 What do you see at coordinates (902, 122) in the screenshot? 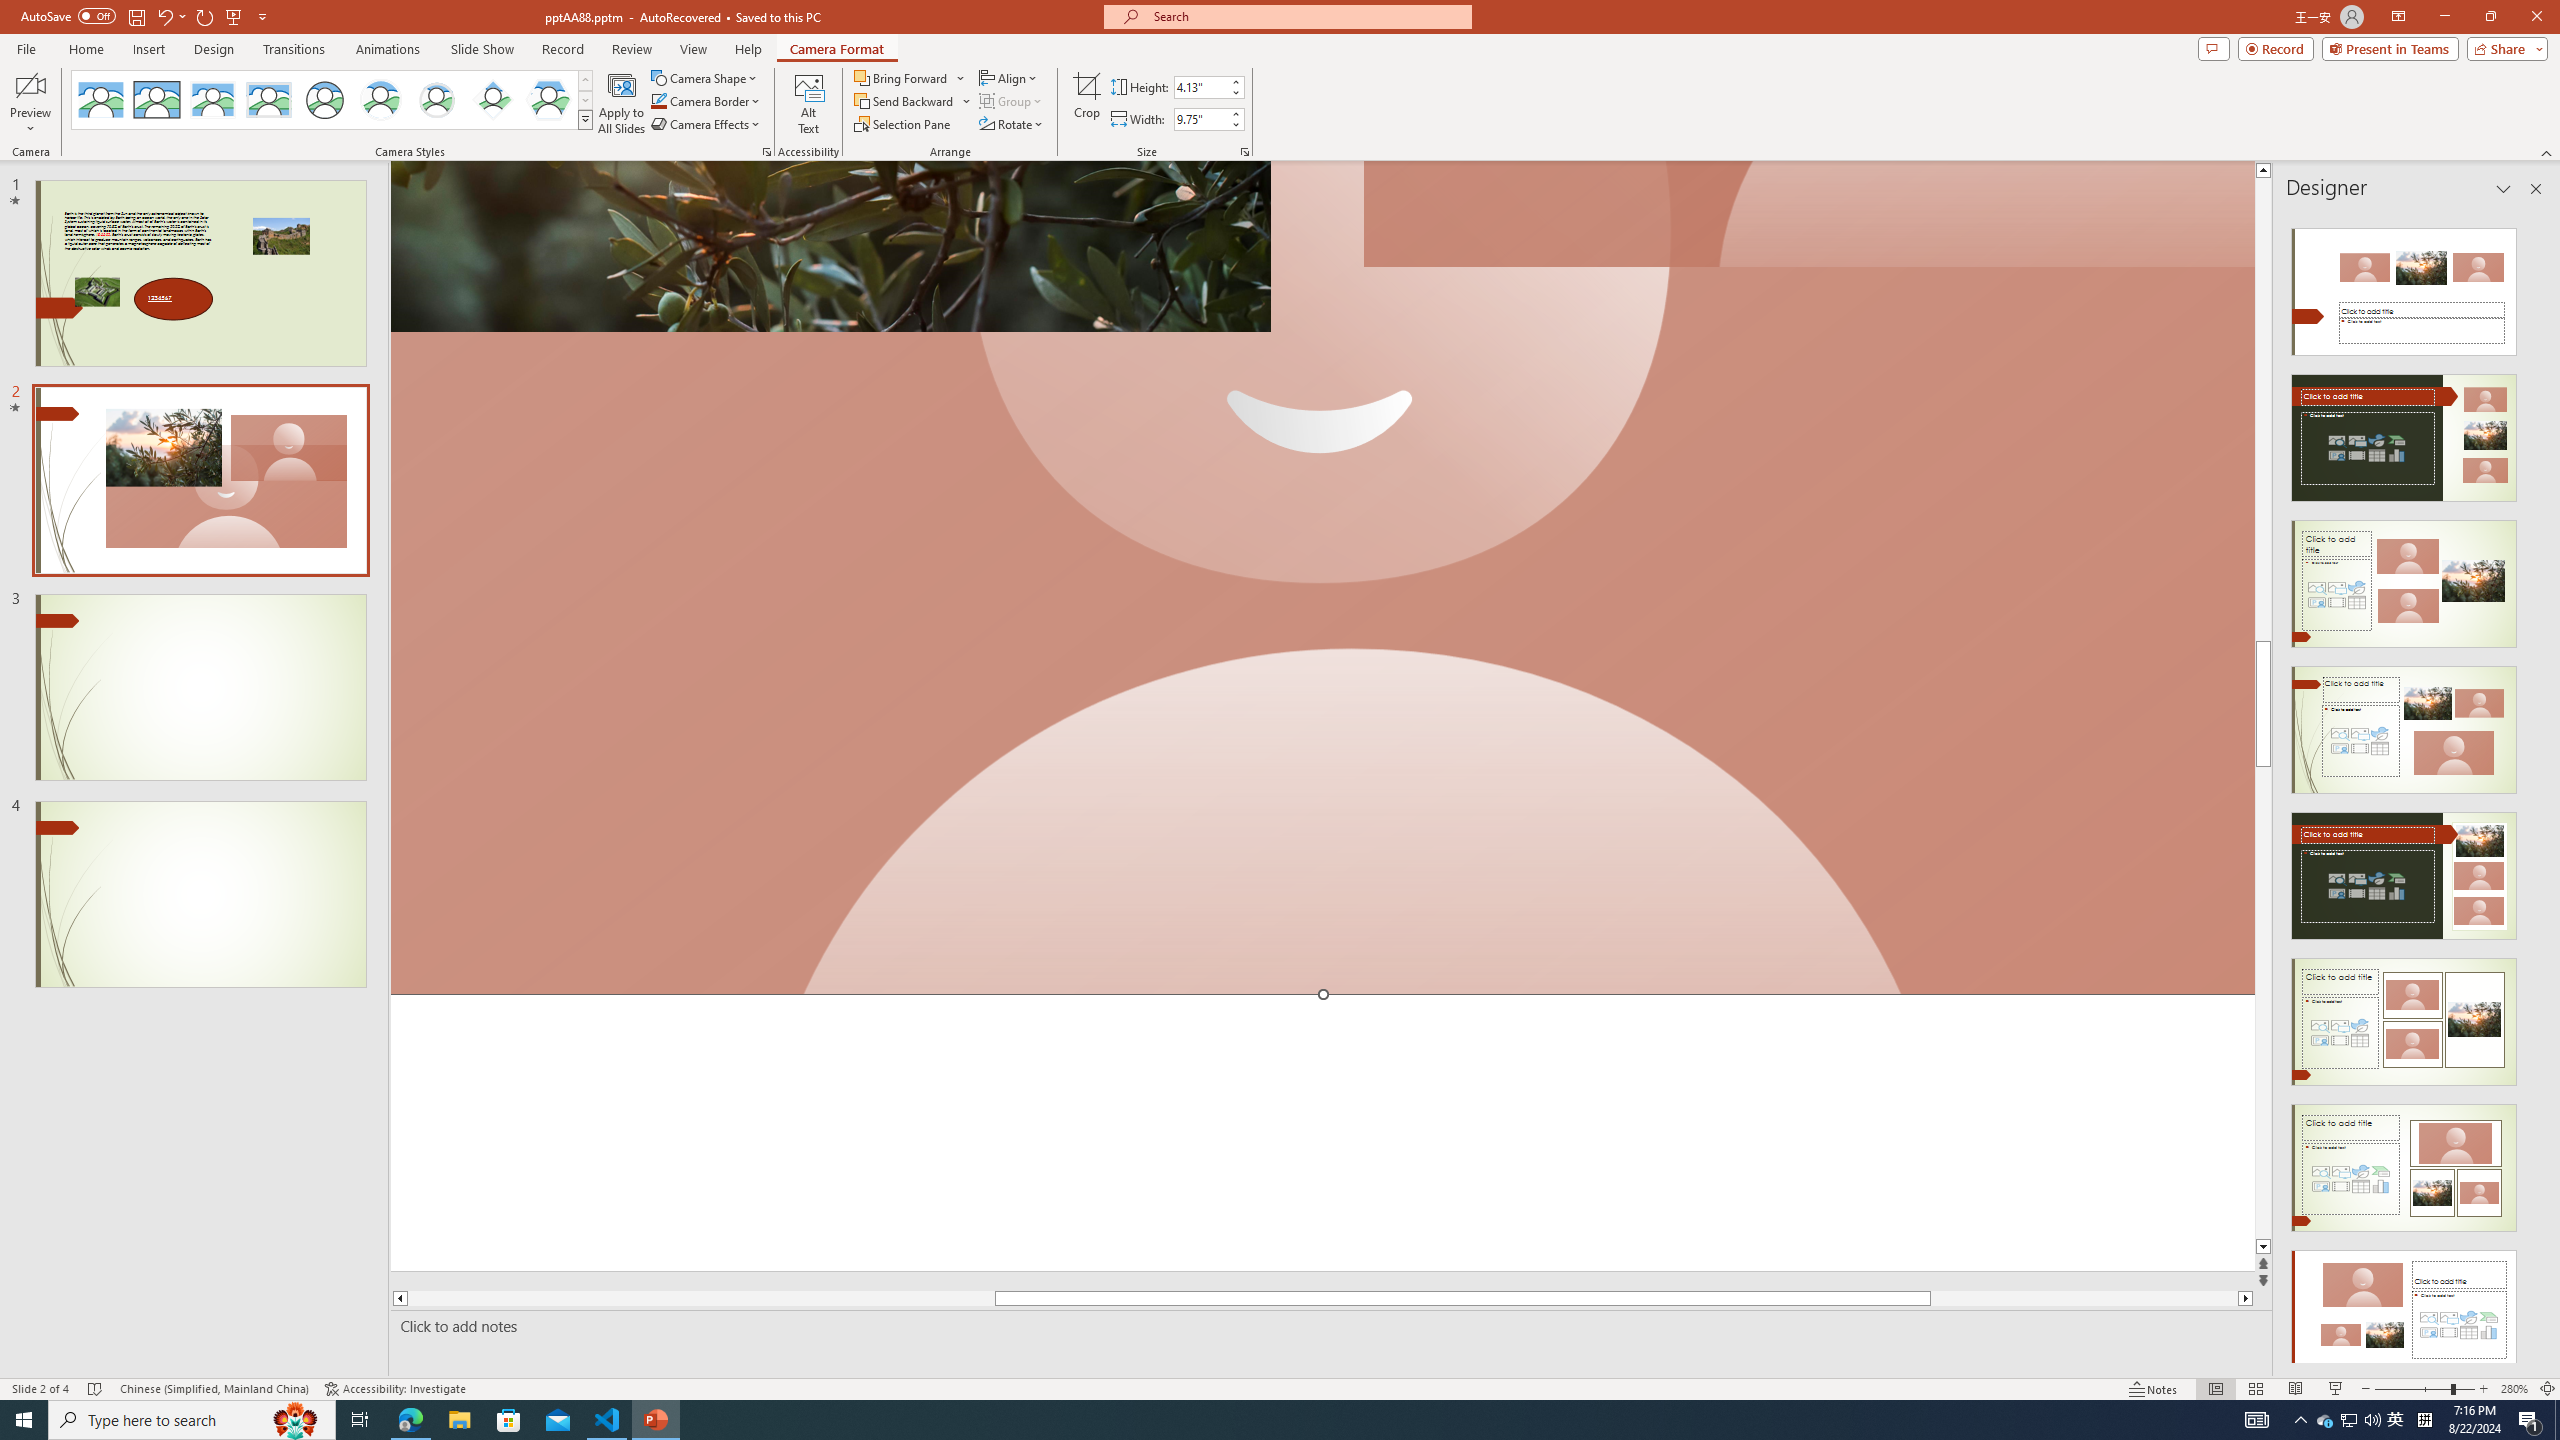
I see `'Selection Pane...'` at bounding box center [902, 122].